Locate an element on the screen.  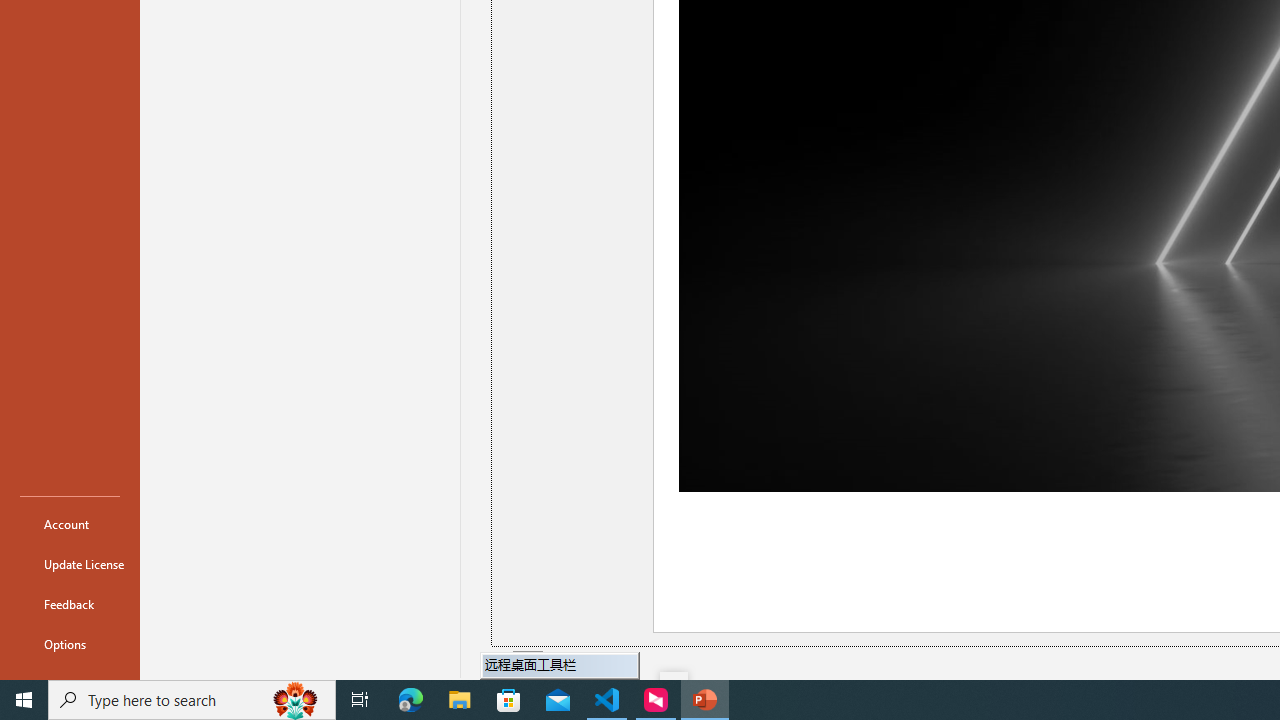
'Feedback' is located at coordinates (69, 603).